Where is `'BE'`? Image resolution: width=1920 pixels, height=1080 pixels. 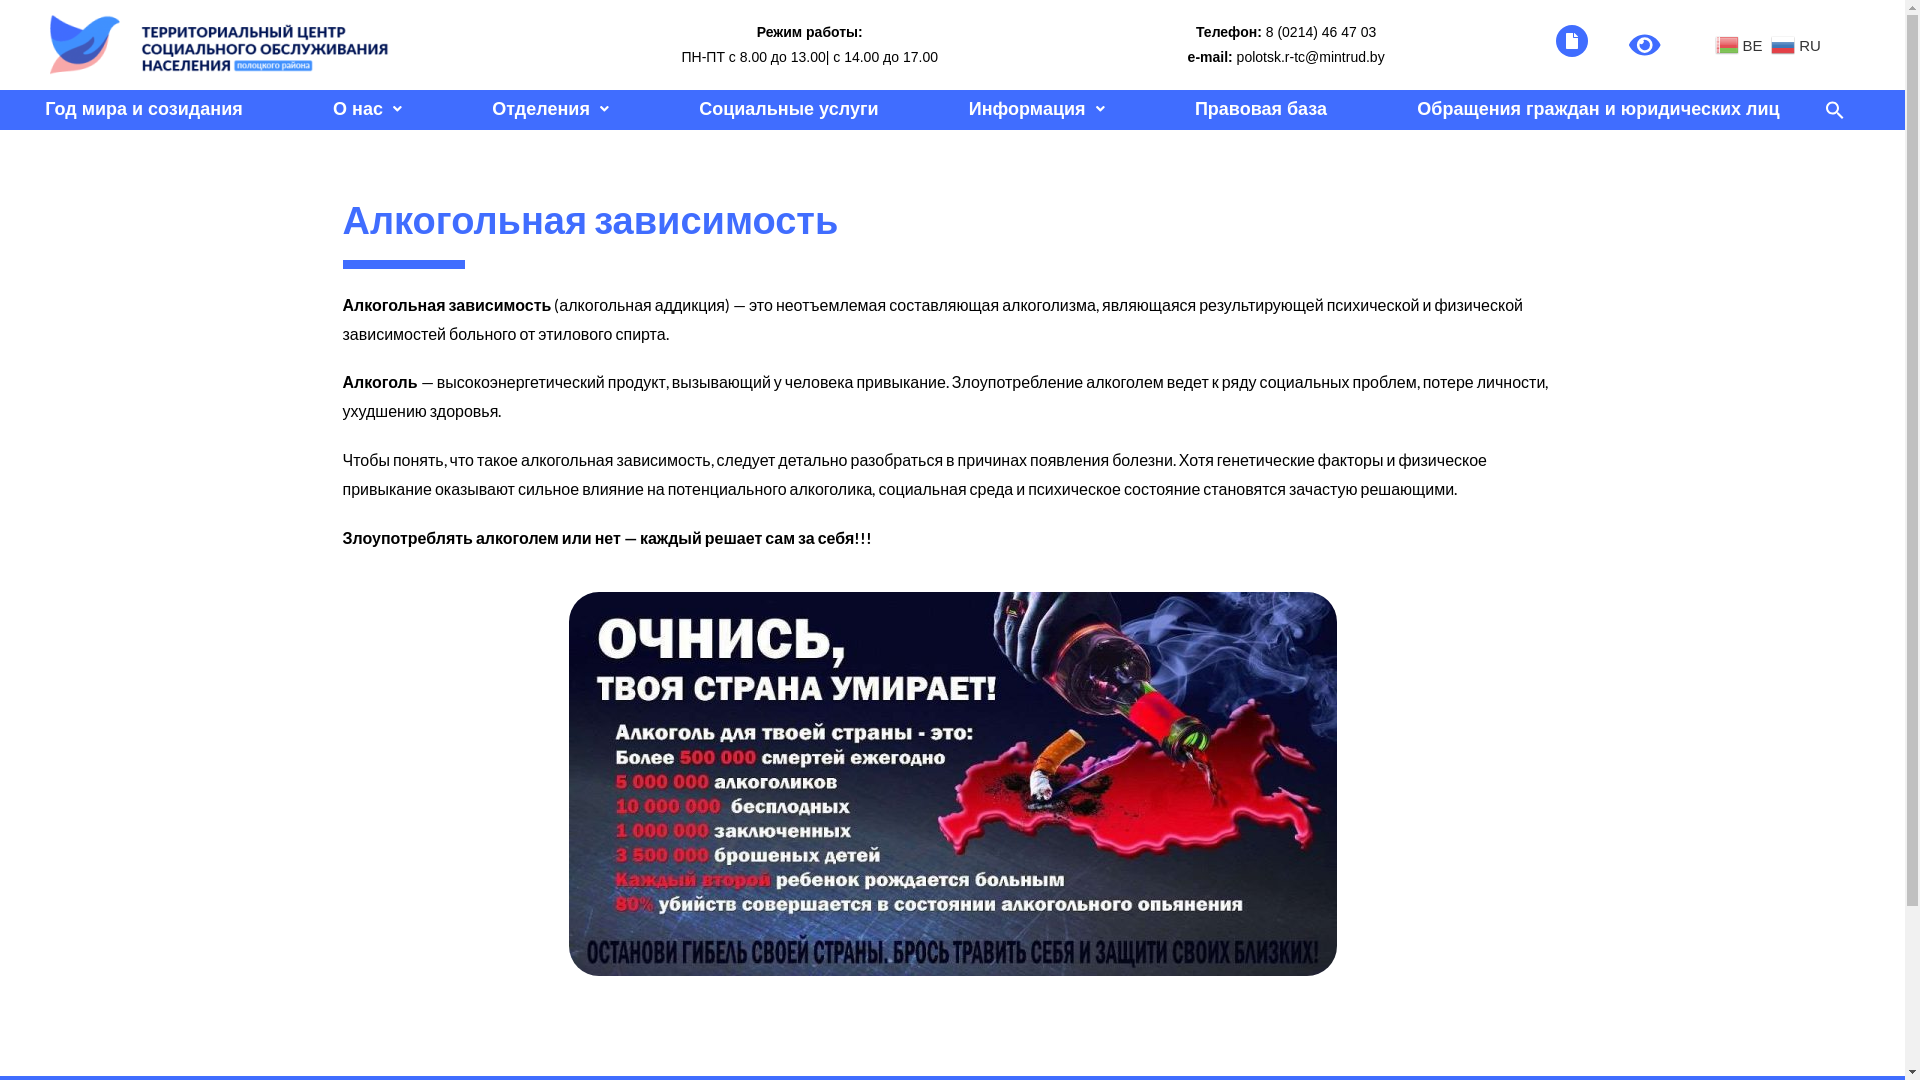
'BE' is located at coordinates (1740, 43).